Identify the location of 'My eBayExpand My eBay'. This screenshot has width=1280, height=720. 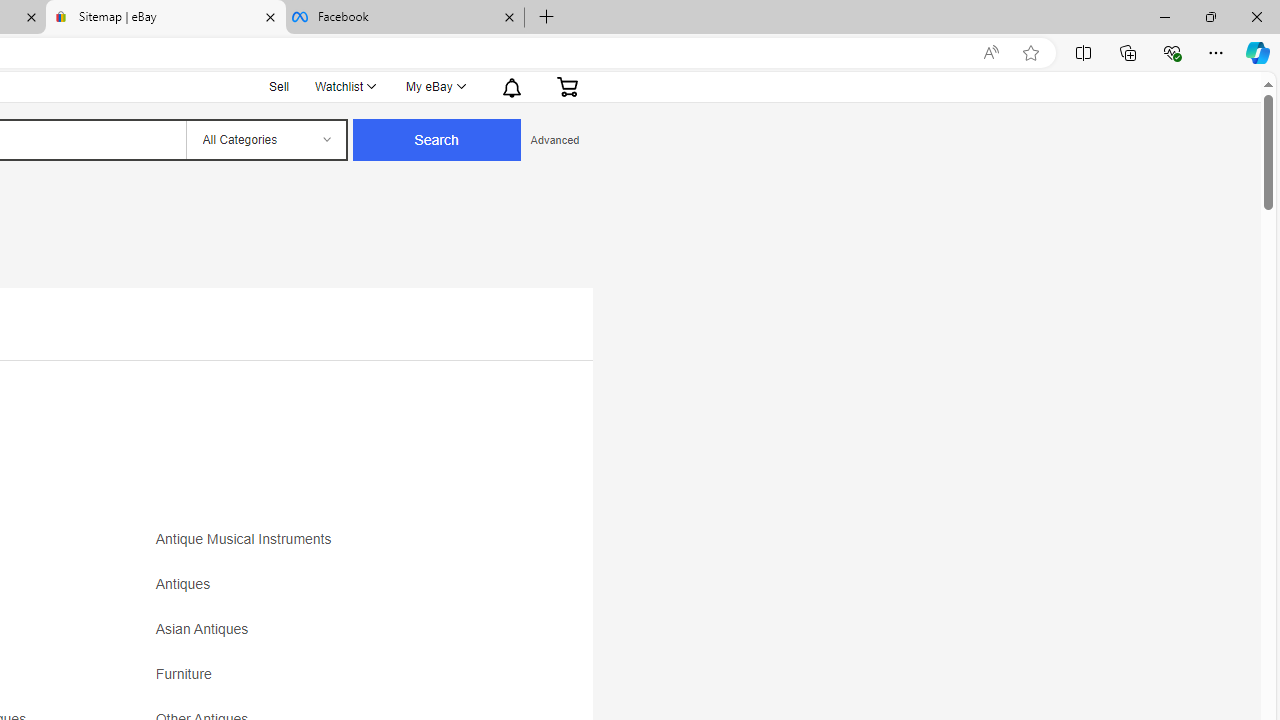
(434, 86).